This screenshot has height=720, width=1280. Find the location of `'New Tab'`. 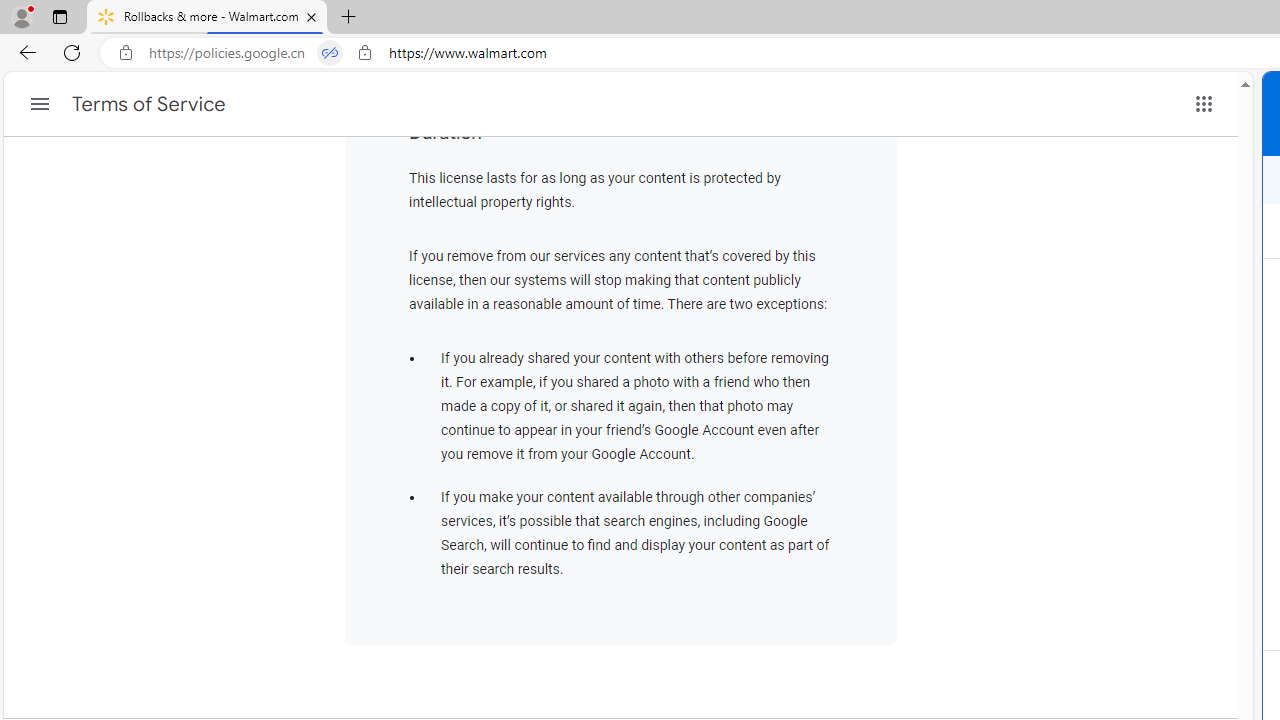

'New Tab' is located at coordinates (349, 17).